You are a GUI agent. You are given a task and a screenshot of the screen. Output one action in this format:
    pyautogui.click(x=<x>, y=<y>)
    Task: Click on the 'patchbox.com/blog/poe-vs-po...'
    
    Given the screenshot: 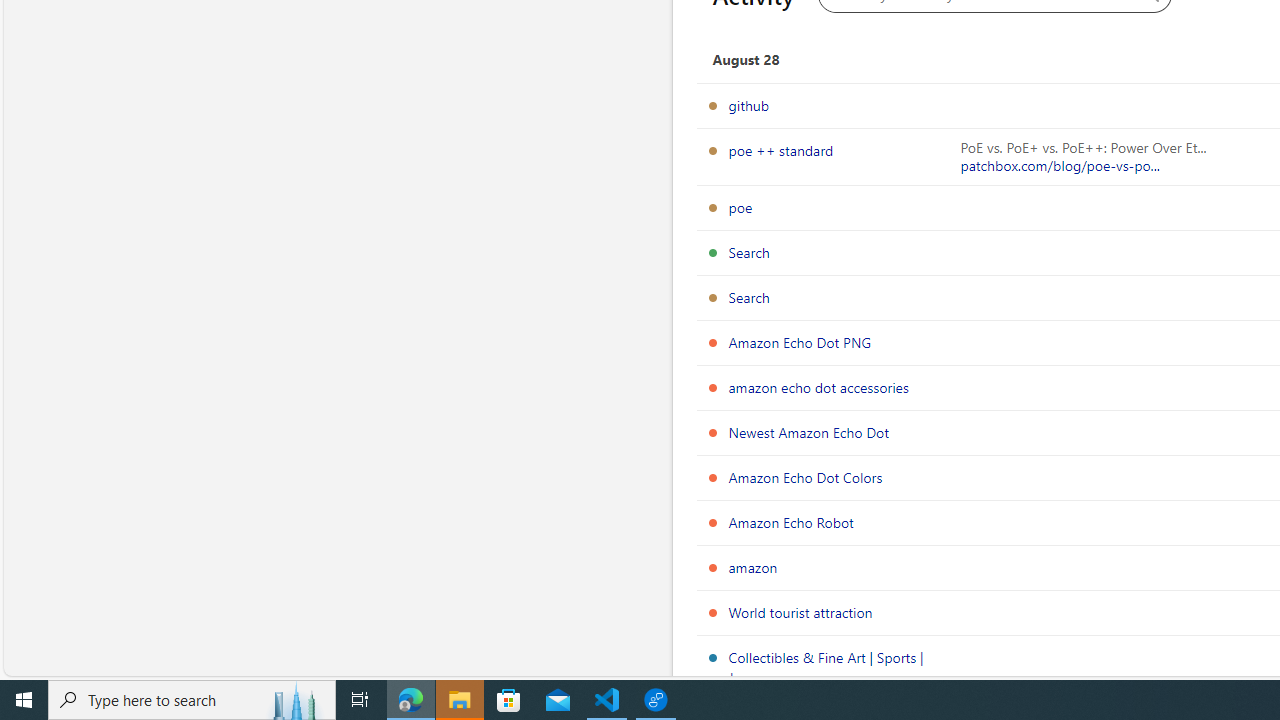 What is the action you would take?
    pyautogui.click(x=1058, y=164)
    